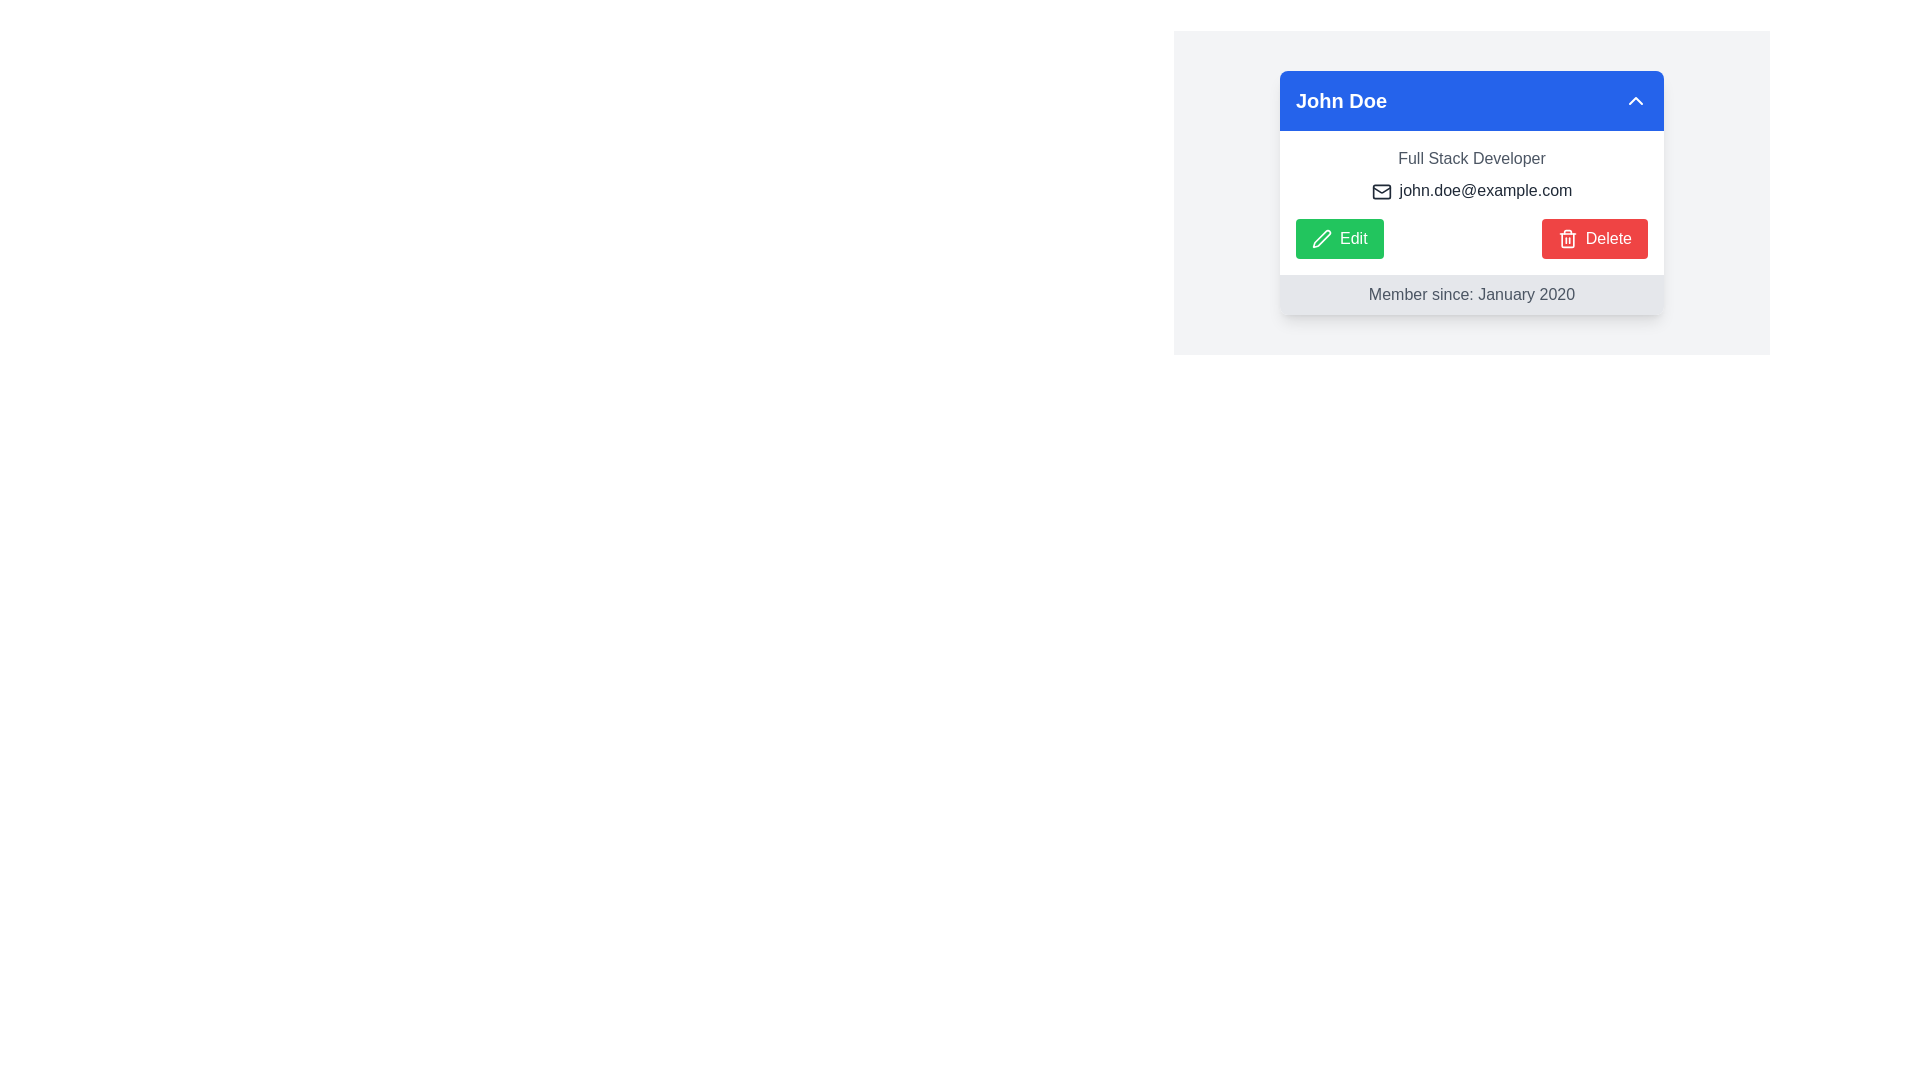 Image resolution: width=1920 pixels, height=1080 pixels. I want to click on the delete button located on the right side of the green 'Edit' button, so click(1593, 238).